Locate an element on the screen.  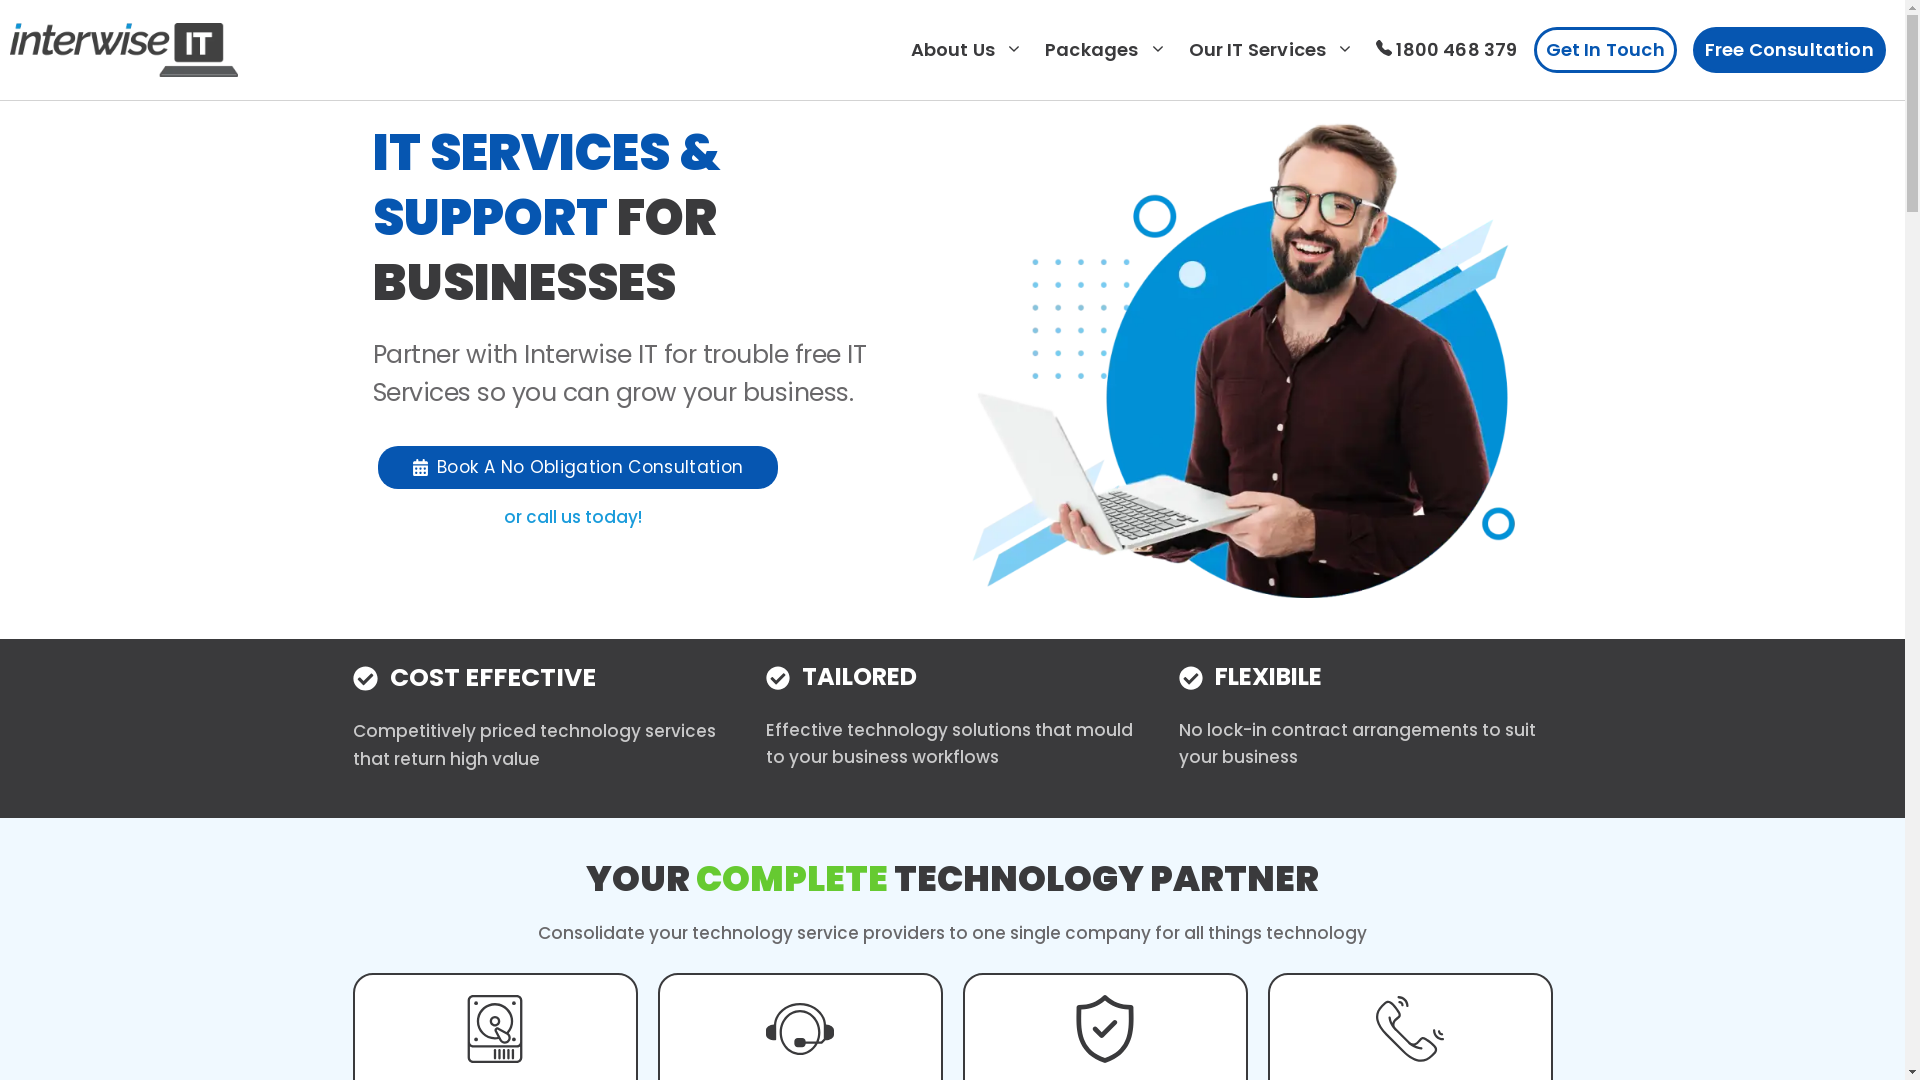
'Book A No Obligation Consultation' is located at coordinates (576, 467).